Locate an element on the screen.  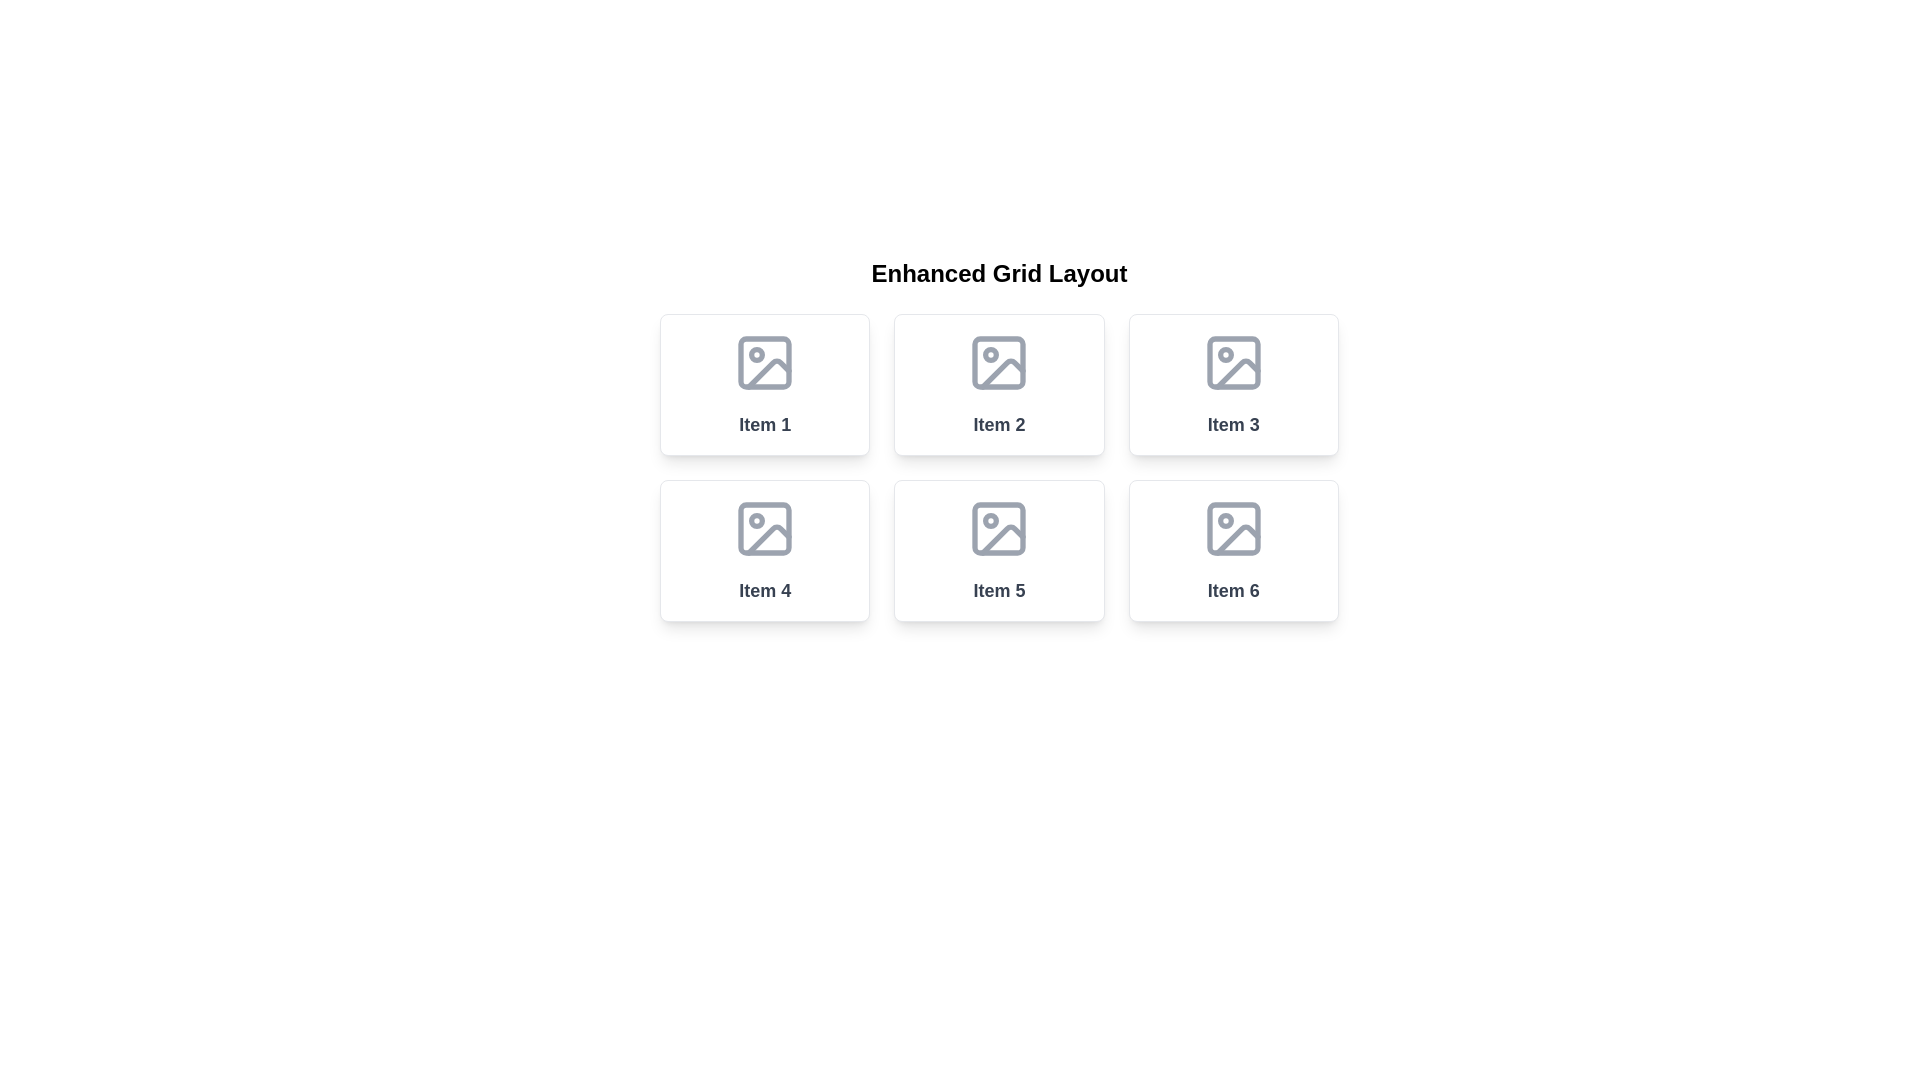
the Text Label that serves as a label for the second item in a 3x2 grid layout, positioned in the top middle cell, aiding user navigation and selection is located at coordinates (999, 423).